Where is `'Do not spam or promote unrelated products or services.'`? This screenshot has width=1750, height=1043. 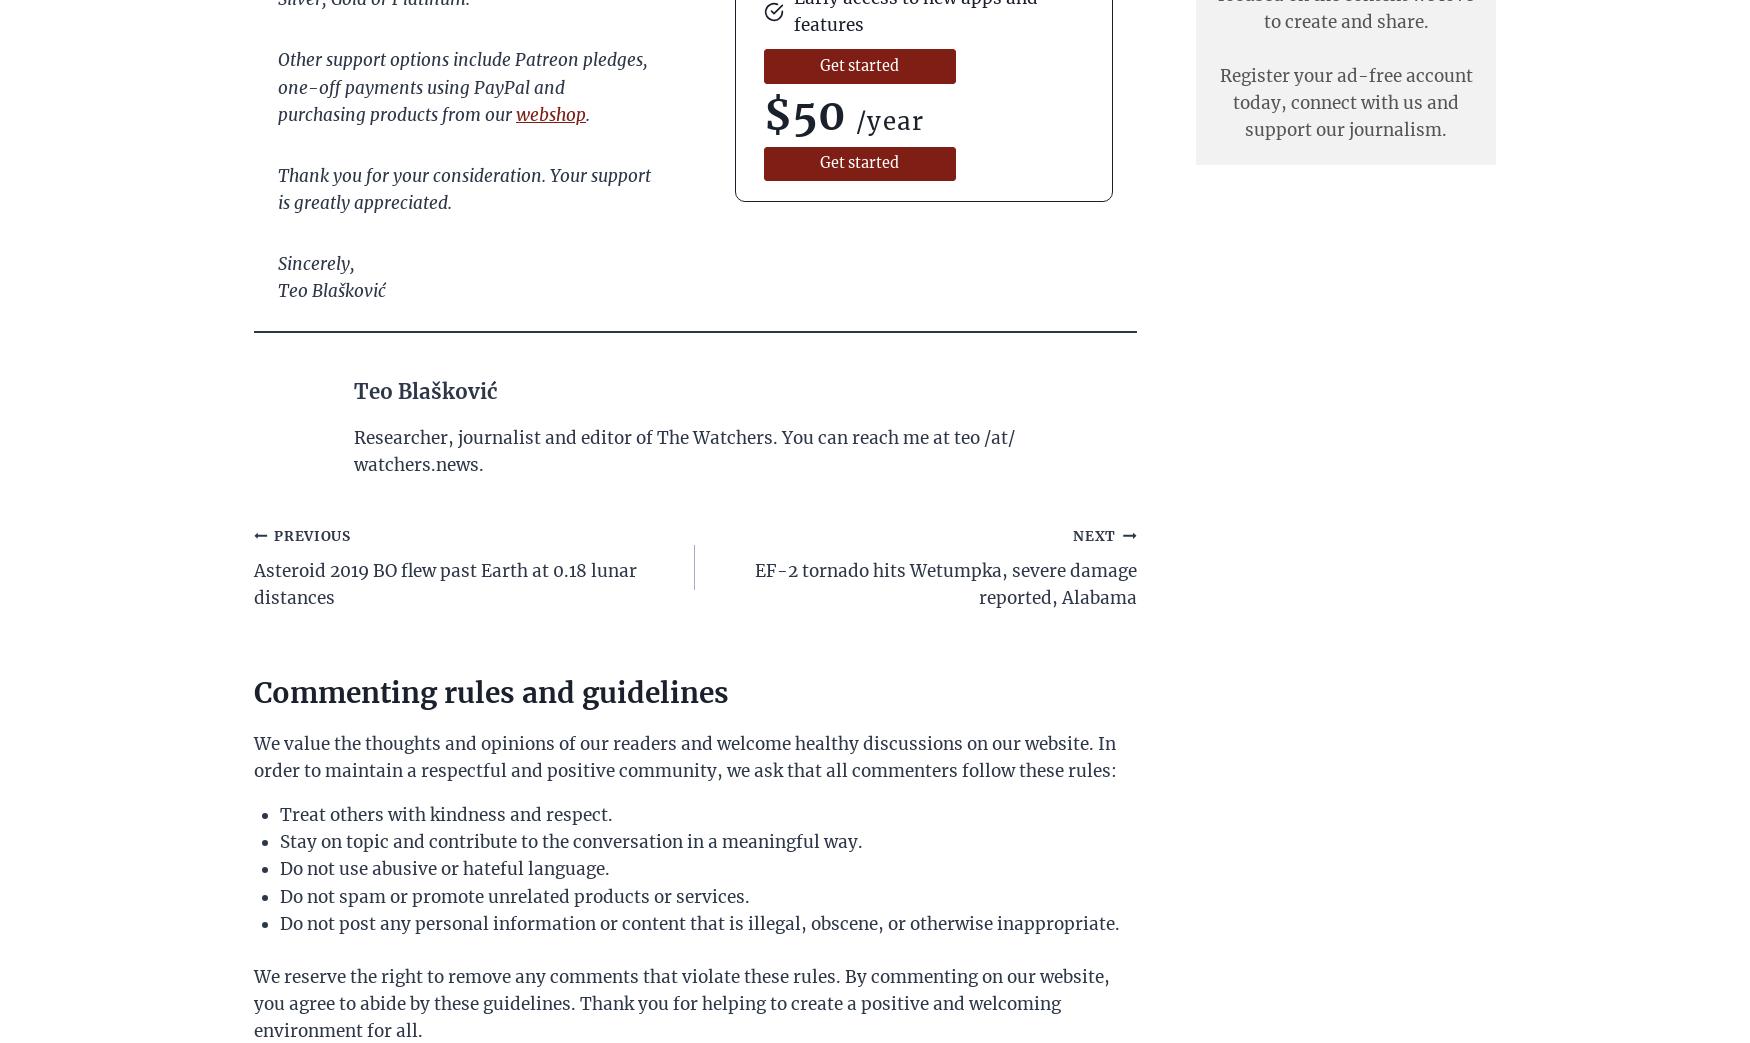 'Do not spam or promote unrelated products or services.' is located at coordinates (277, 895).